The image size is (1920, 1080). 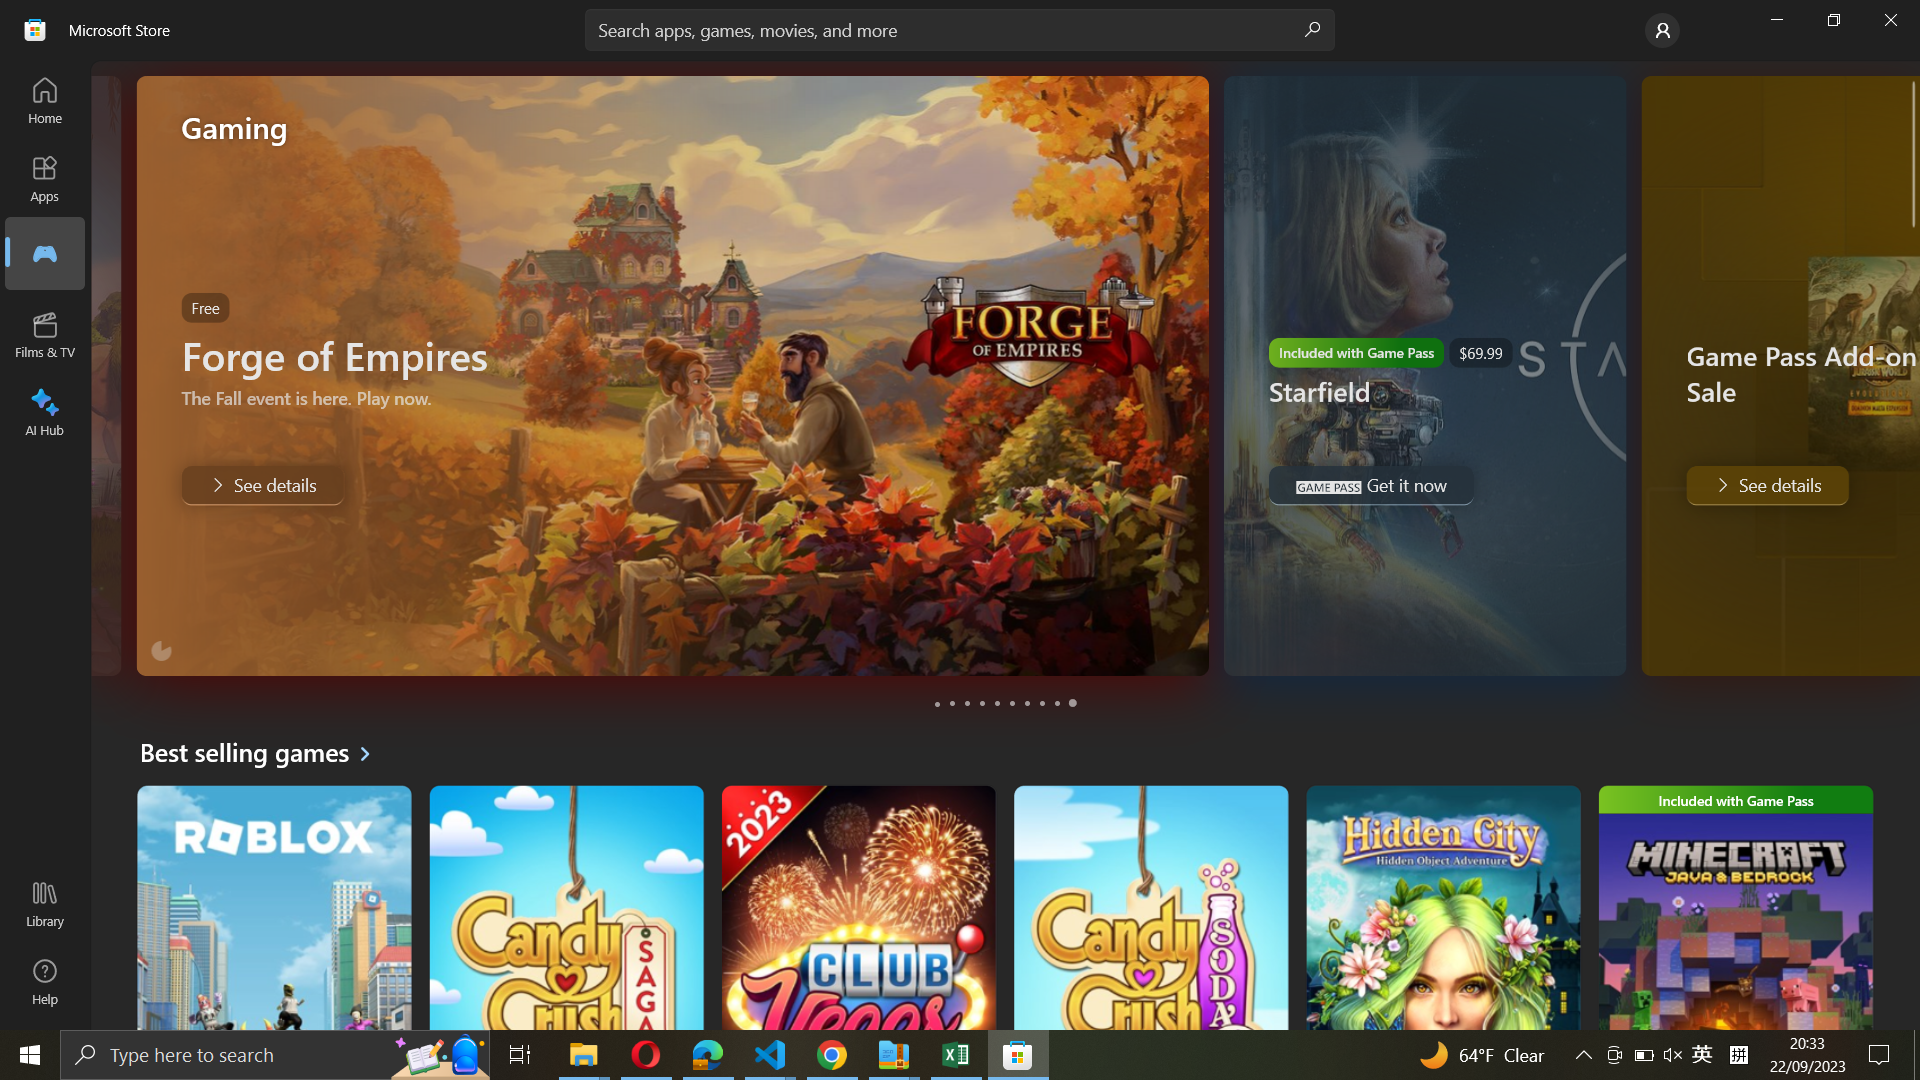 I want to click on Go to AI Hub, so click(x=46, y=408).